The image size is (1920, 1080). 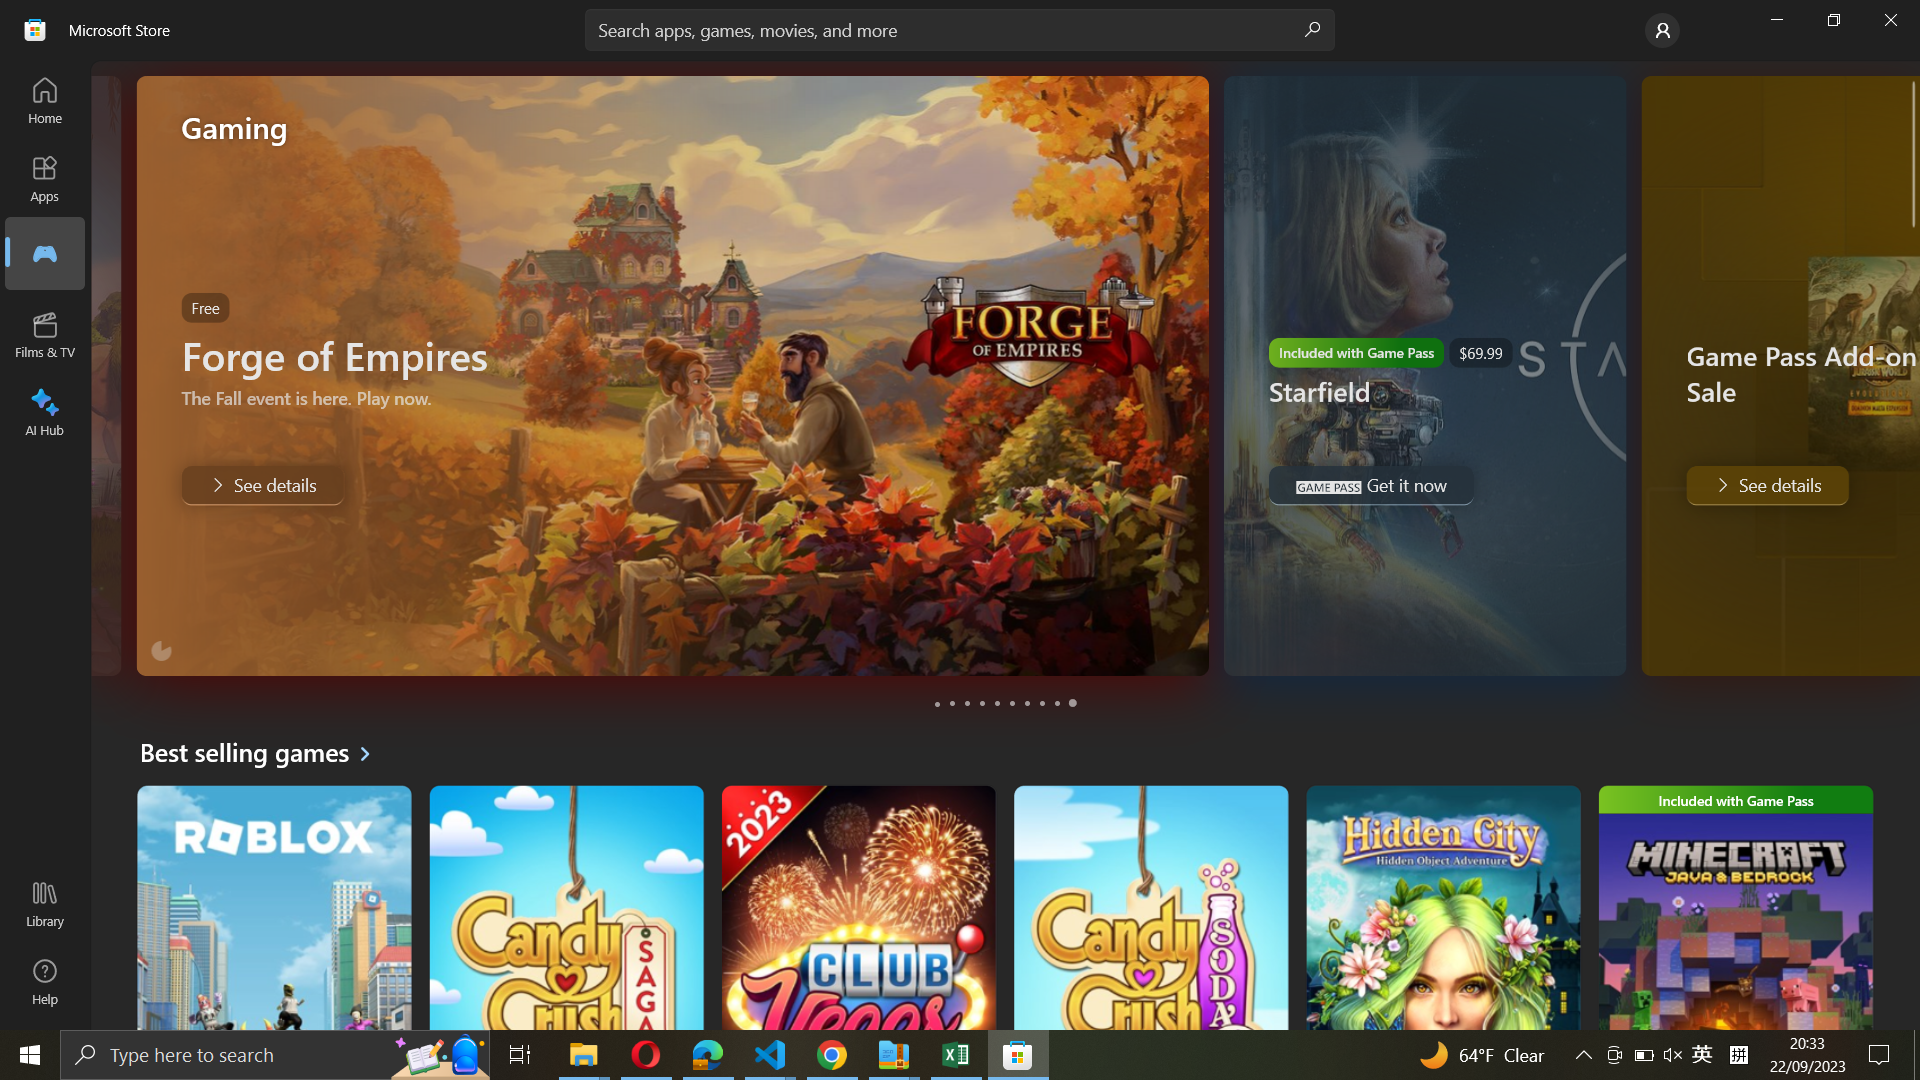 I want to click on Go to AI Hub, so click(x=46, y=408).